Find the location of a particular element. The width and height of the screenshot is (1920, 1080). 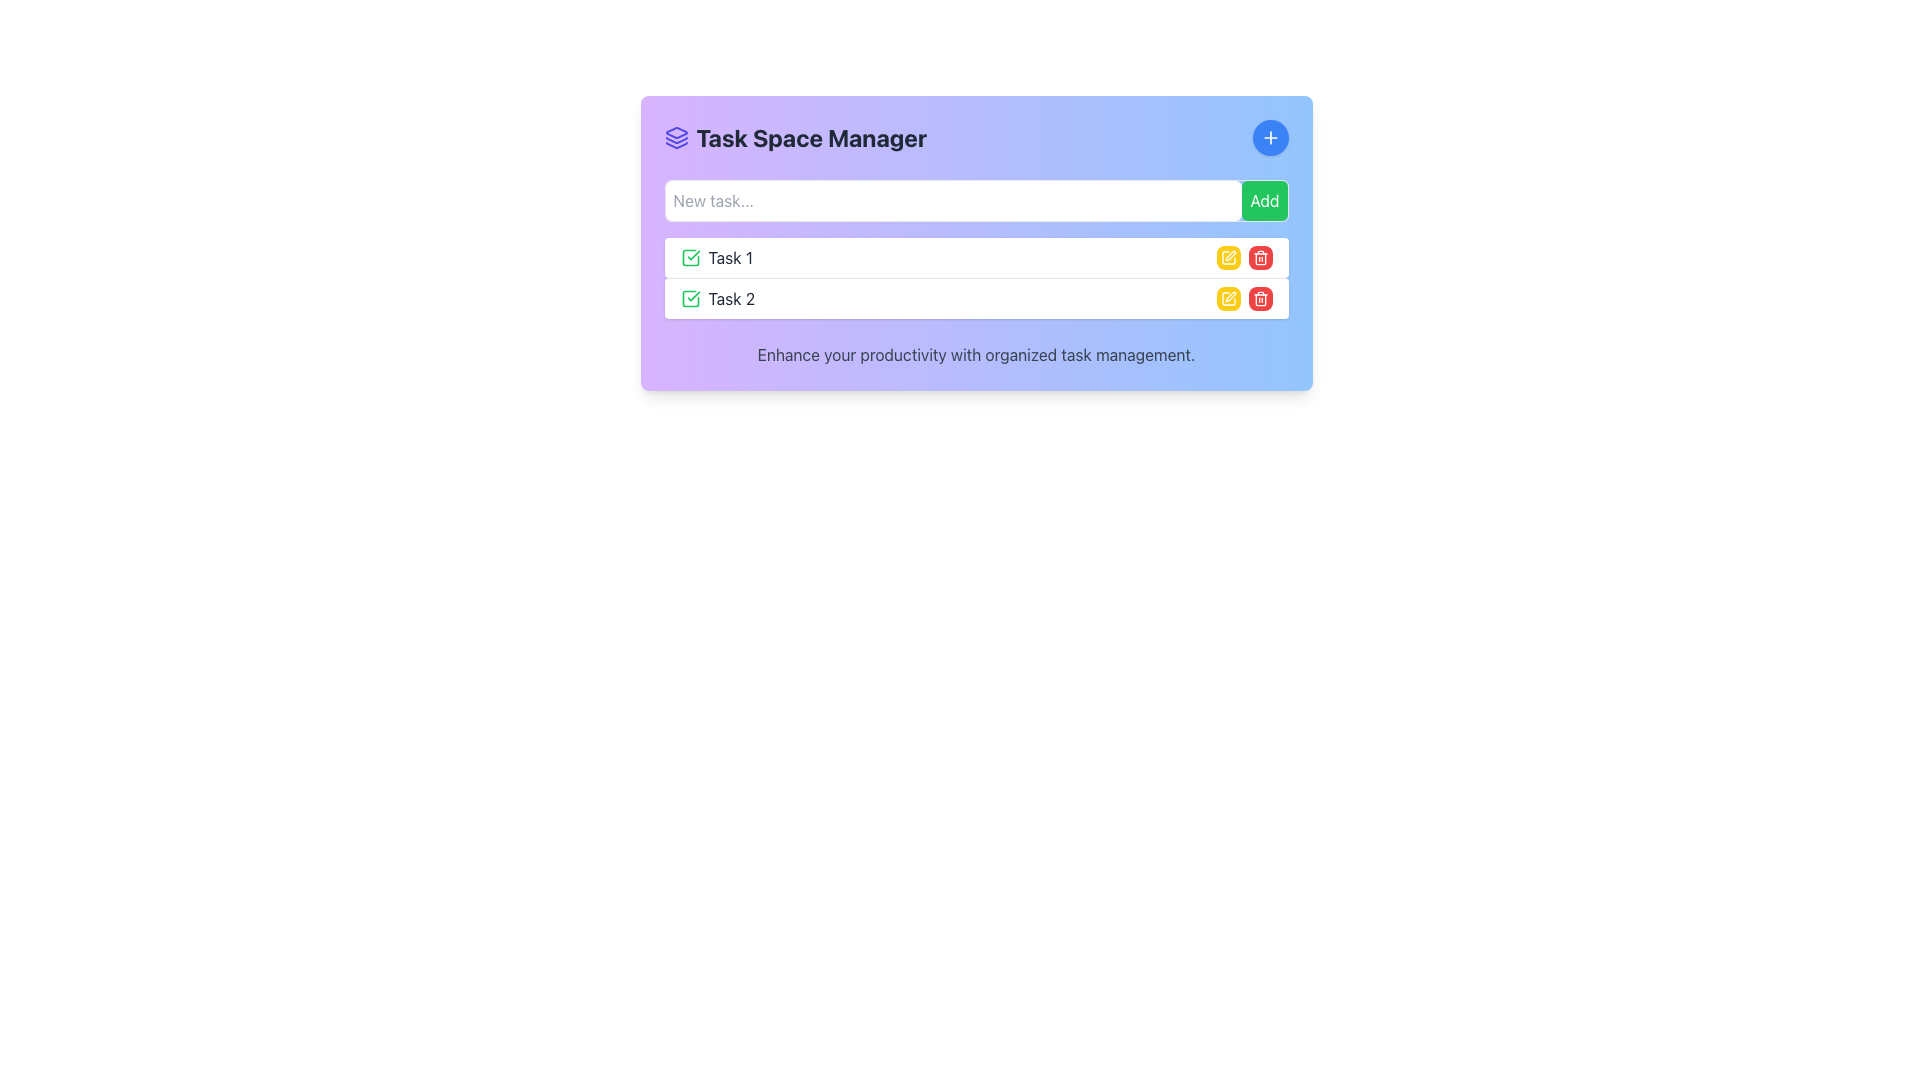

the 'Add' button located within the Input field for task creation in the 'Task Space Manager' is located at coordinates (976, 200).